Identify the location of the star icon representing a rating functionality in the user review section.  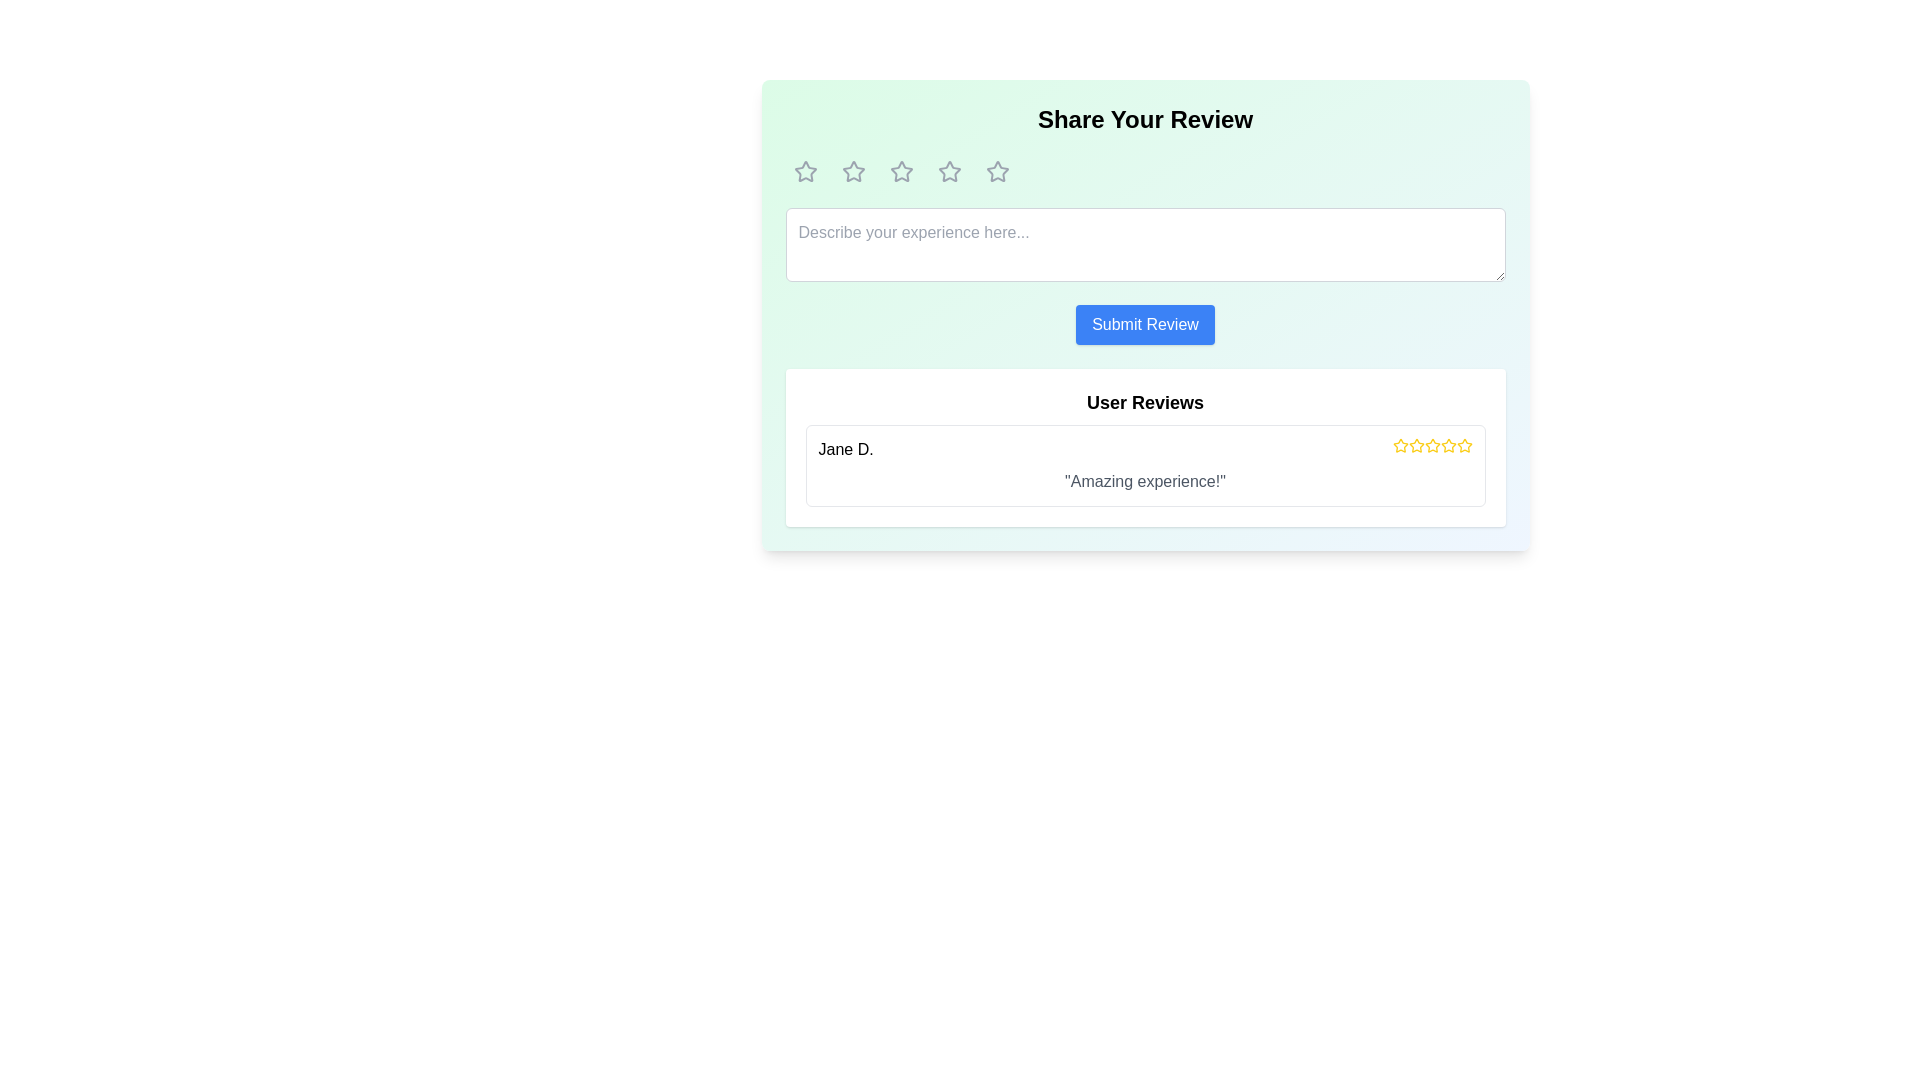
(1399, 445).